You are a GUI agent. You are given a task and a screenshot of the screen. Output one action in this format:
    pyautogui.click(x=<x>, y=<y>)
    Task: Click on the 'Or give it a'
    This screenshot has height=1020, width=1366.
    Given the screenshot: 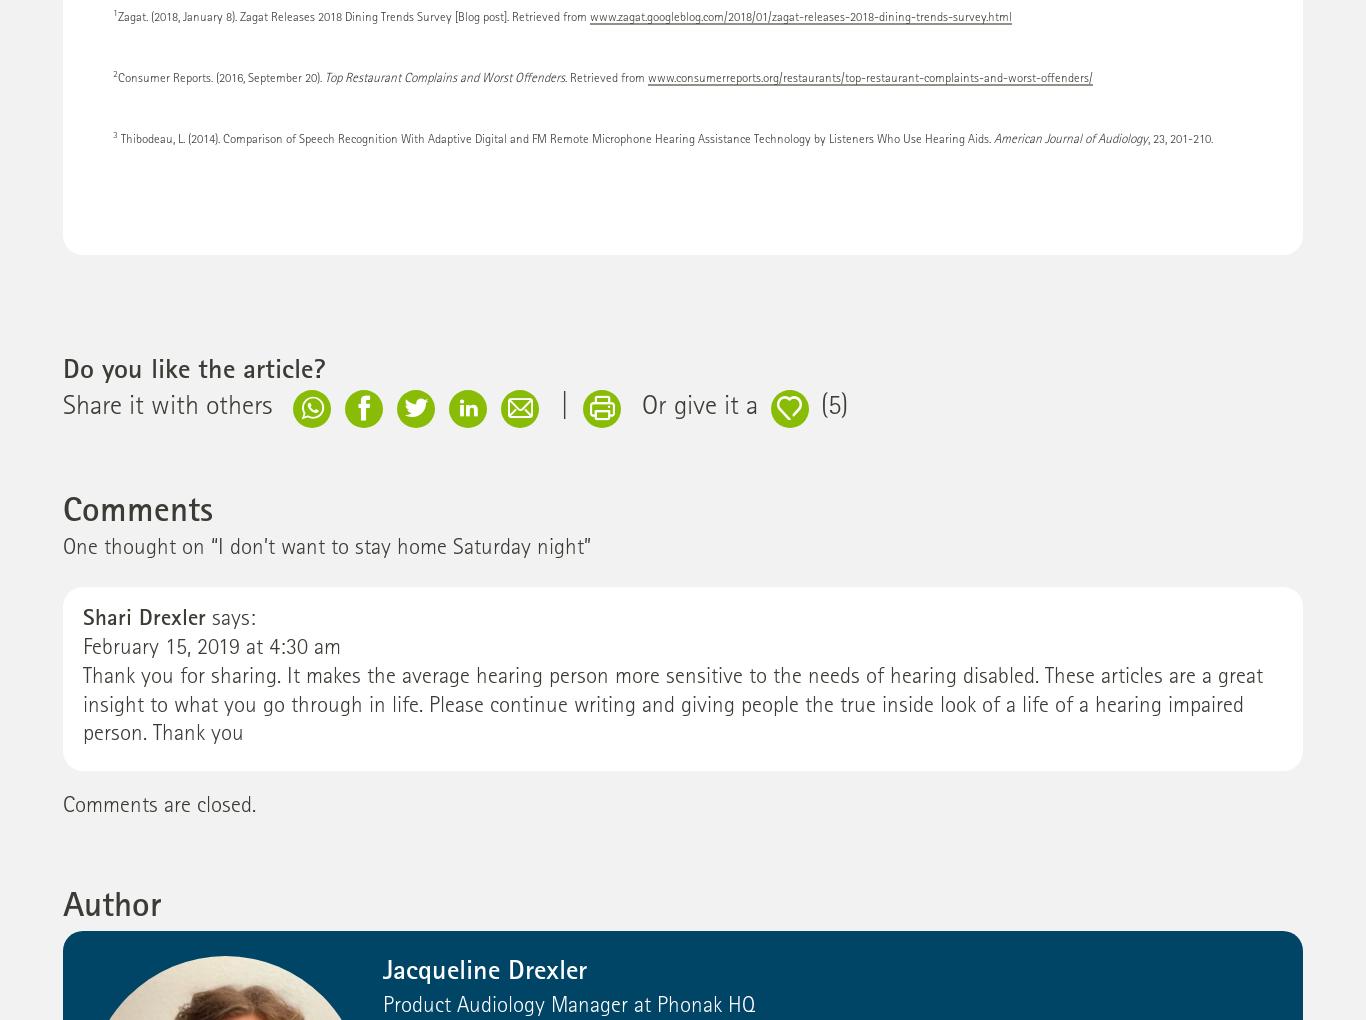 What is the action you would take?
    pyautogui.click(x=699, y=408)
    